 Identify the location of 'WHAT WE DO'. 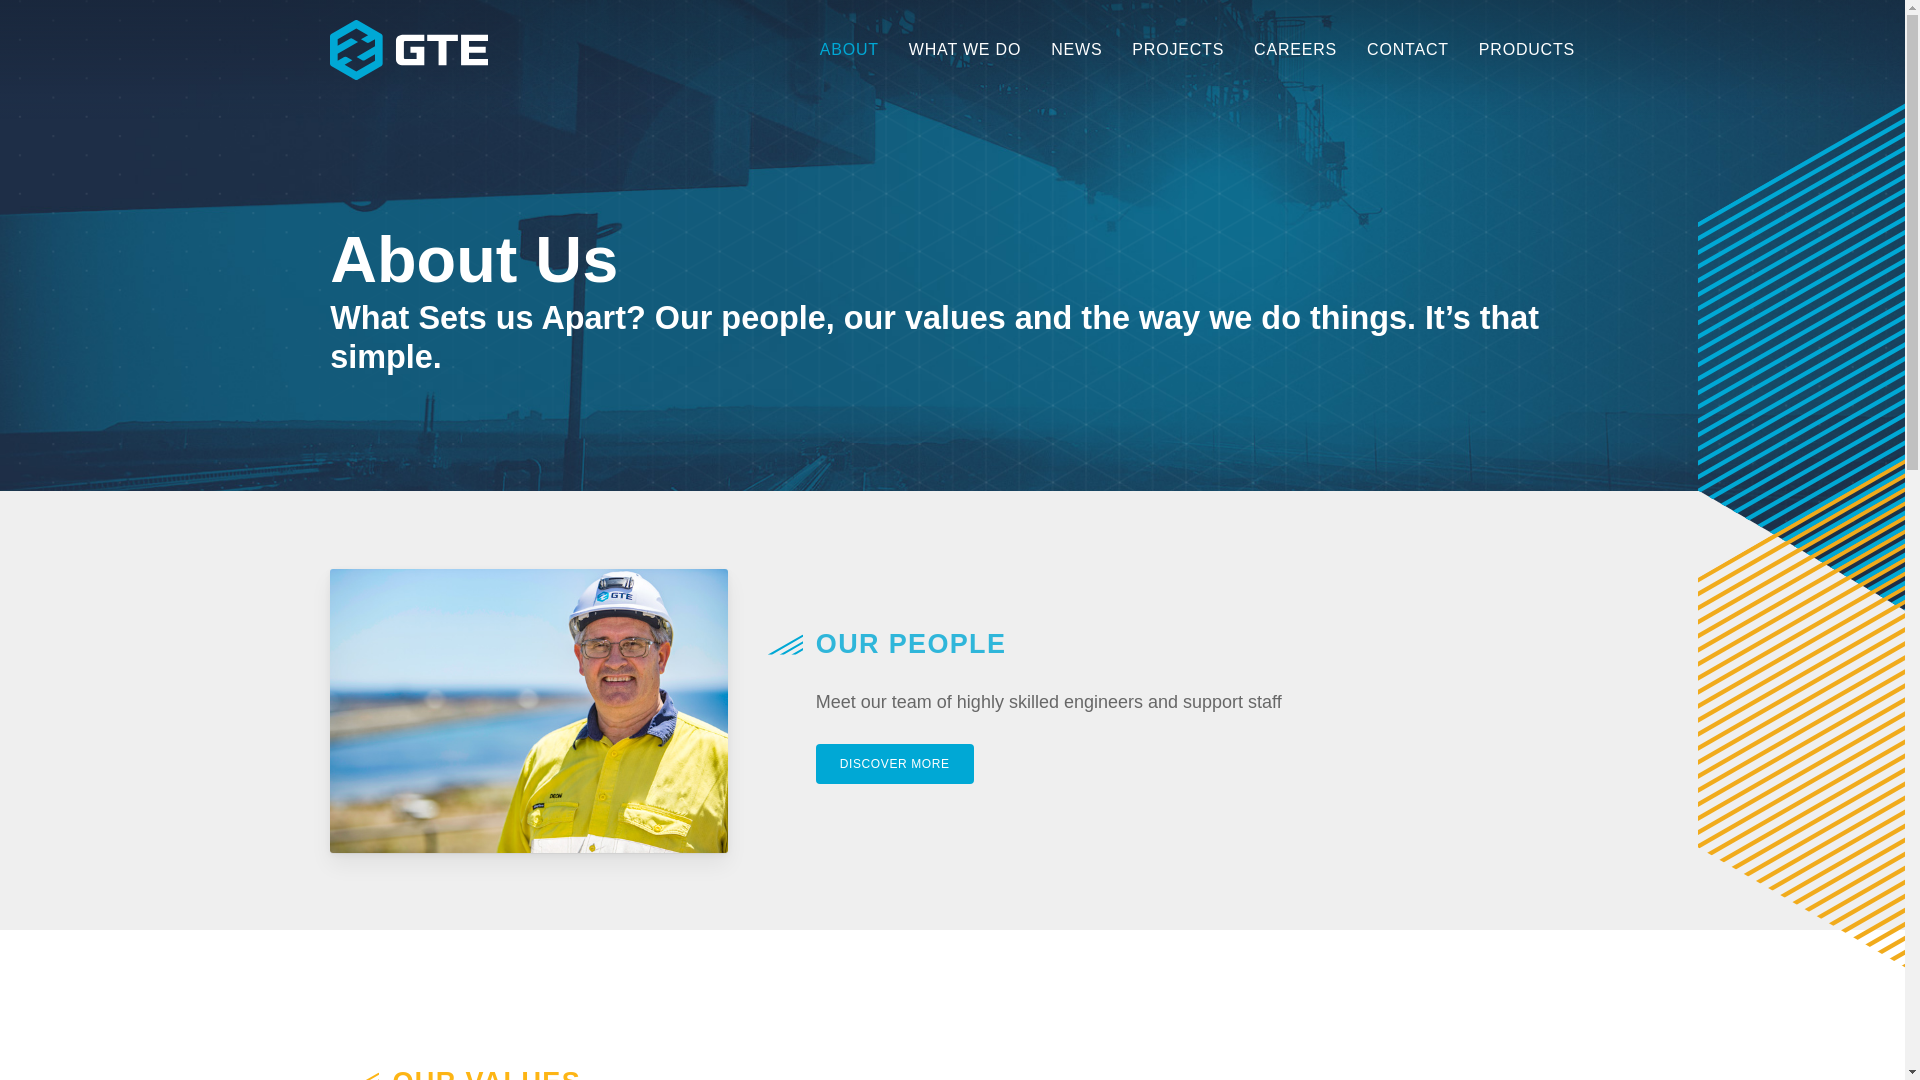
(964, 49).